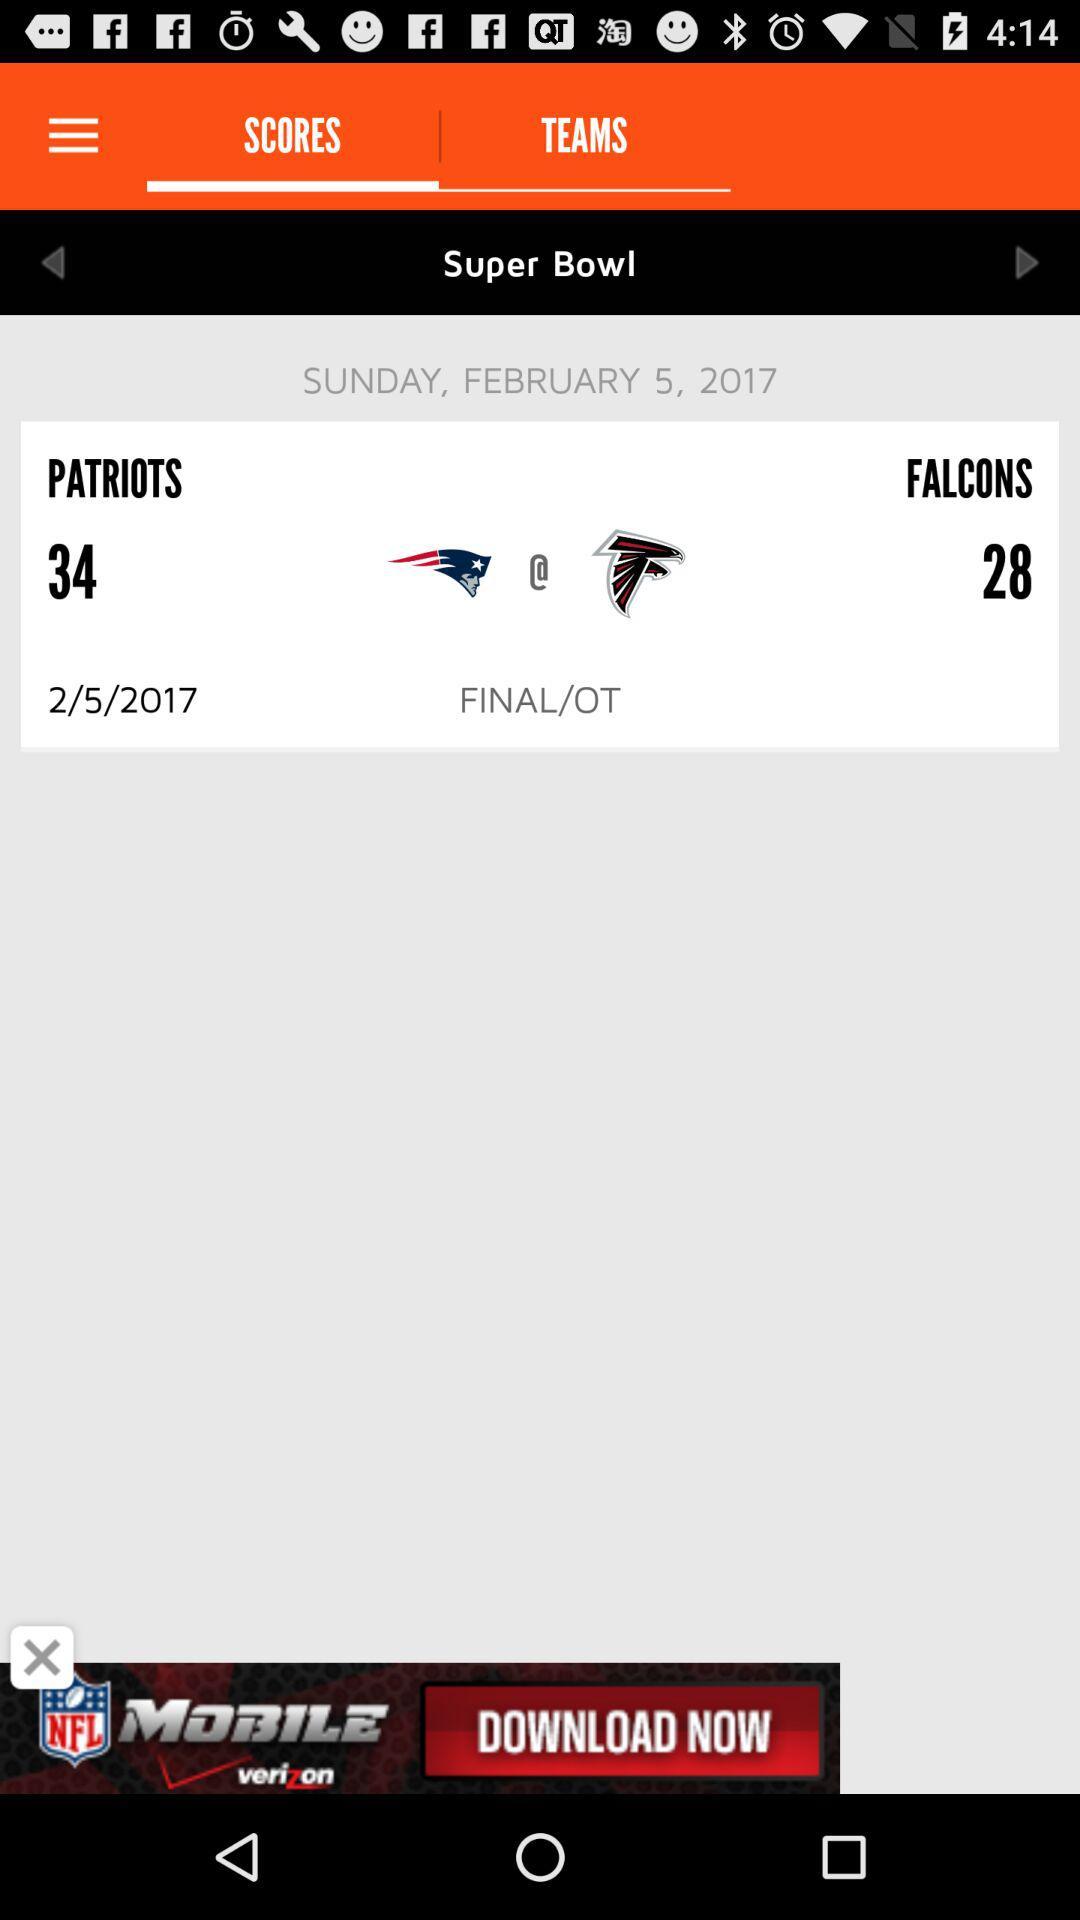 The height and width of the screenshot is (1920, 1080). I want to click on the play icon, so click(1027, 279).